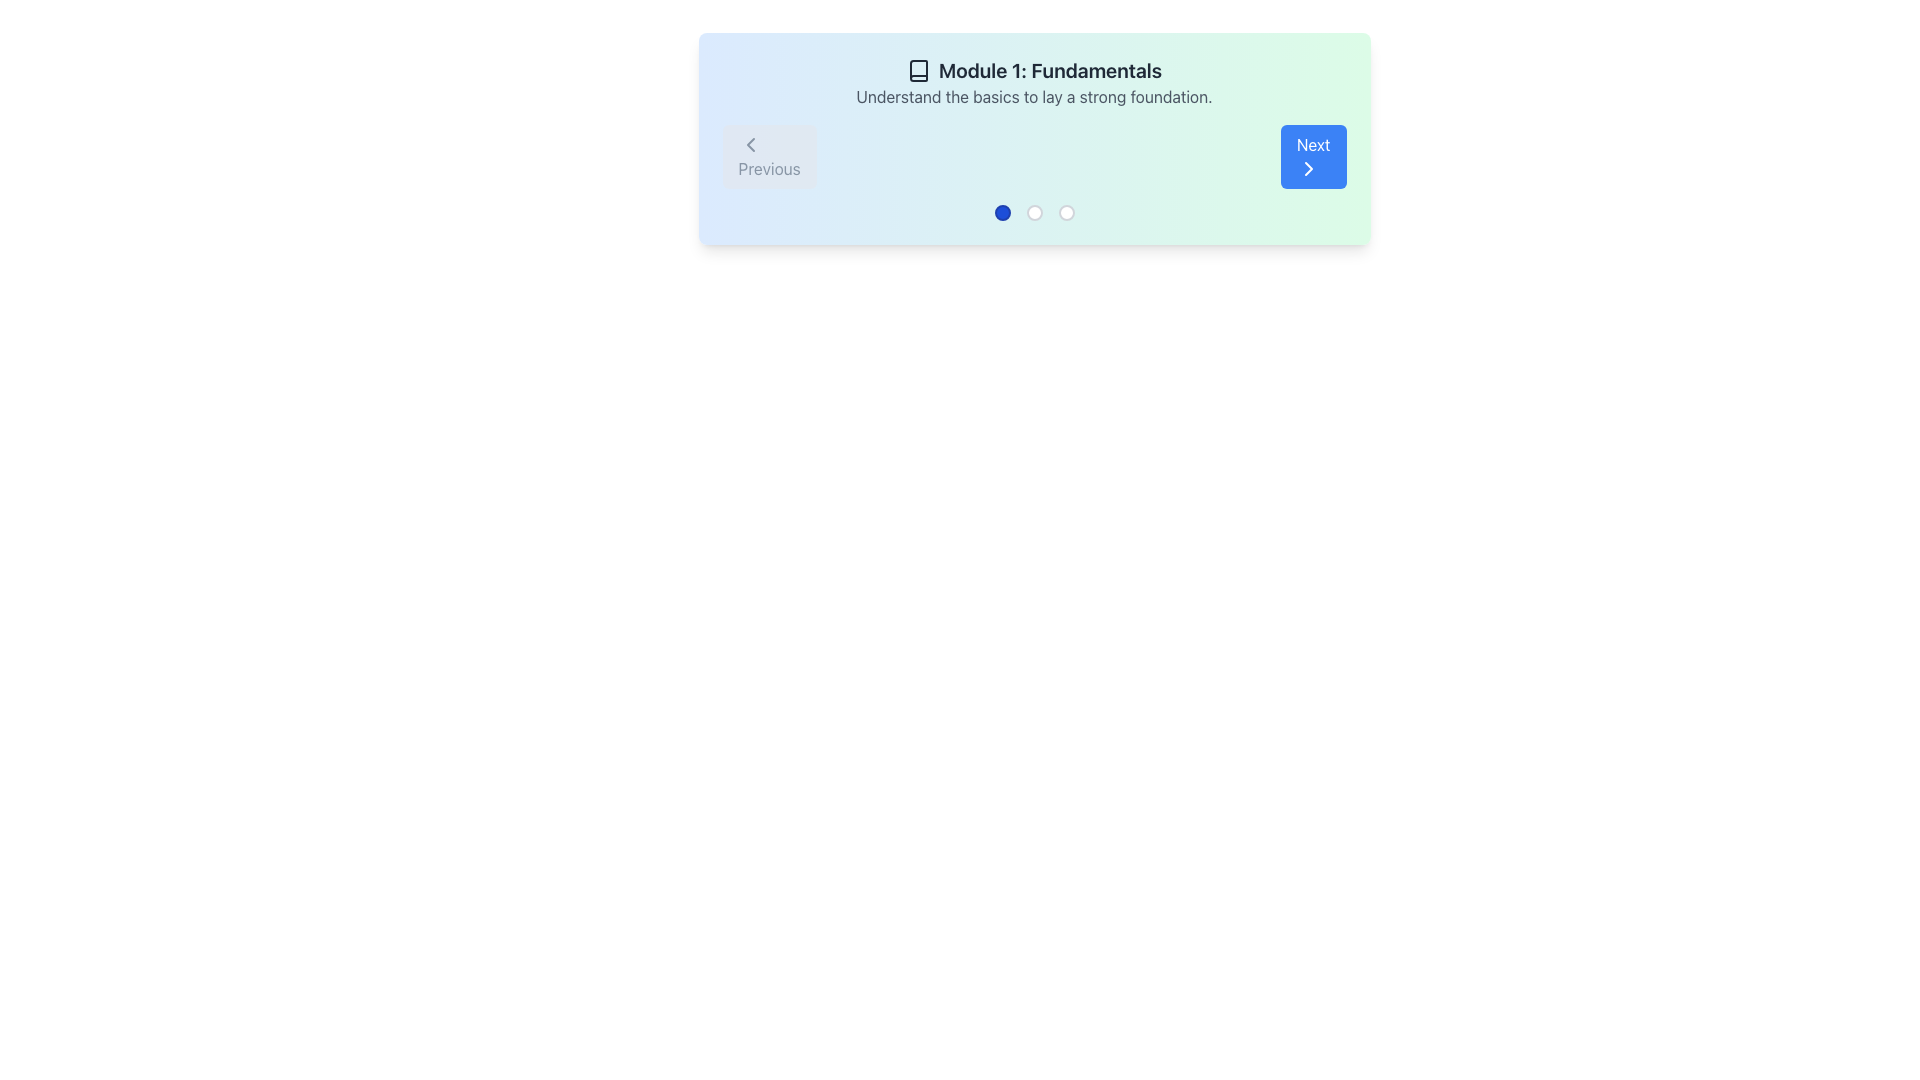 The width and height of the screenshot is (1920, 1080). What do you see at coordinates (1002, 212) in the screenshot?
I see `the first circular Indicator Dot with a blue background and border, located near the center of the interface in a horizontal arrangement beneath a module title` at bounding box center [1002, 212].